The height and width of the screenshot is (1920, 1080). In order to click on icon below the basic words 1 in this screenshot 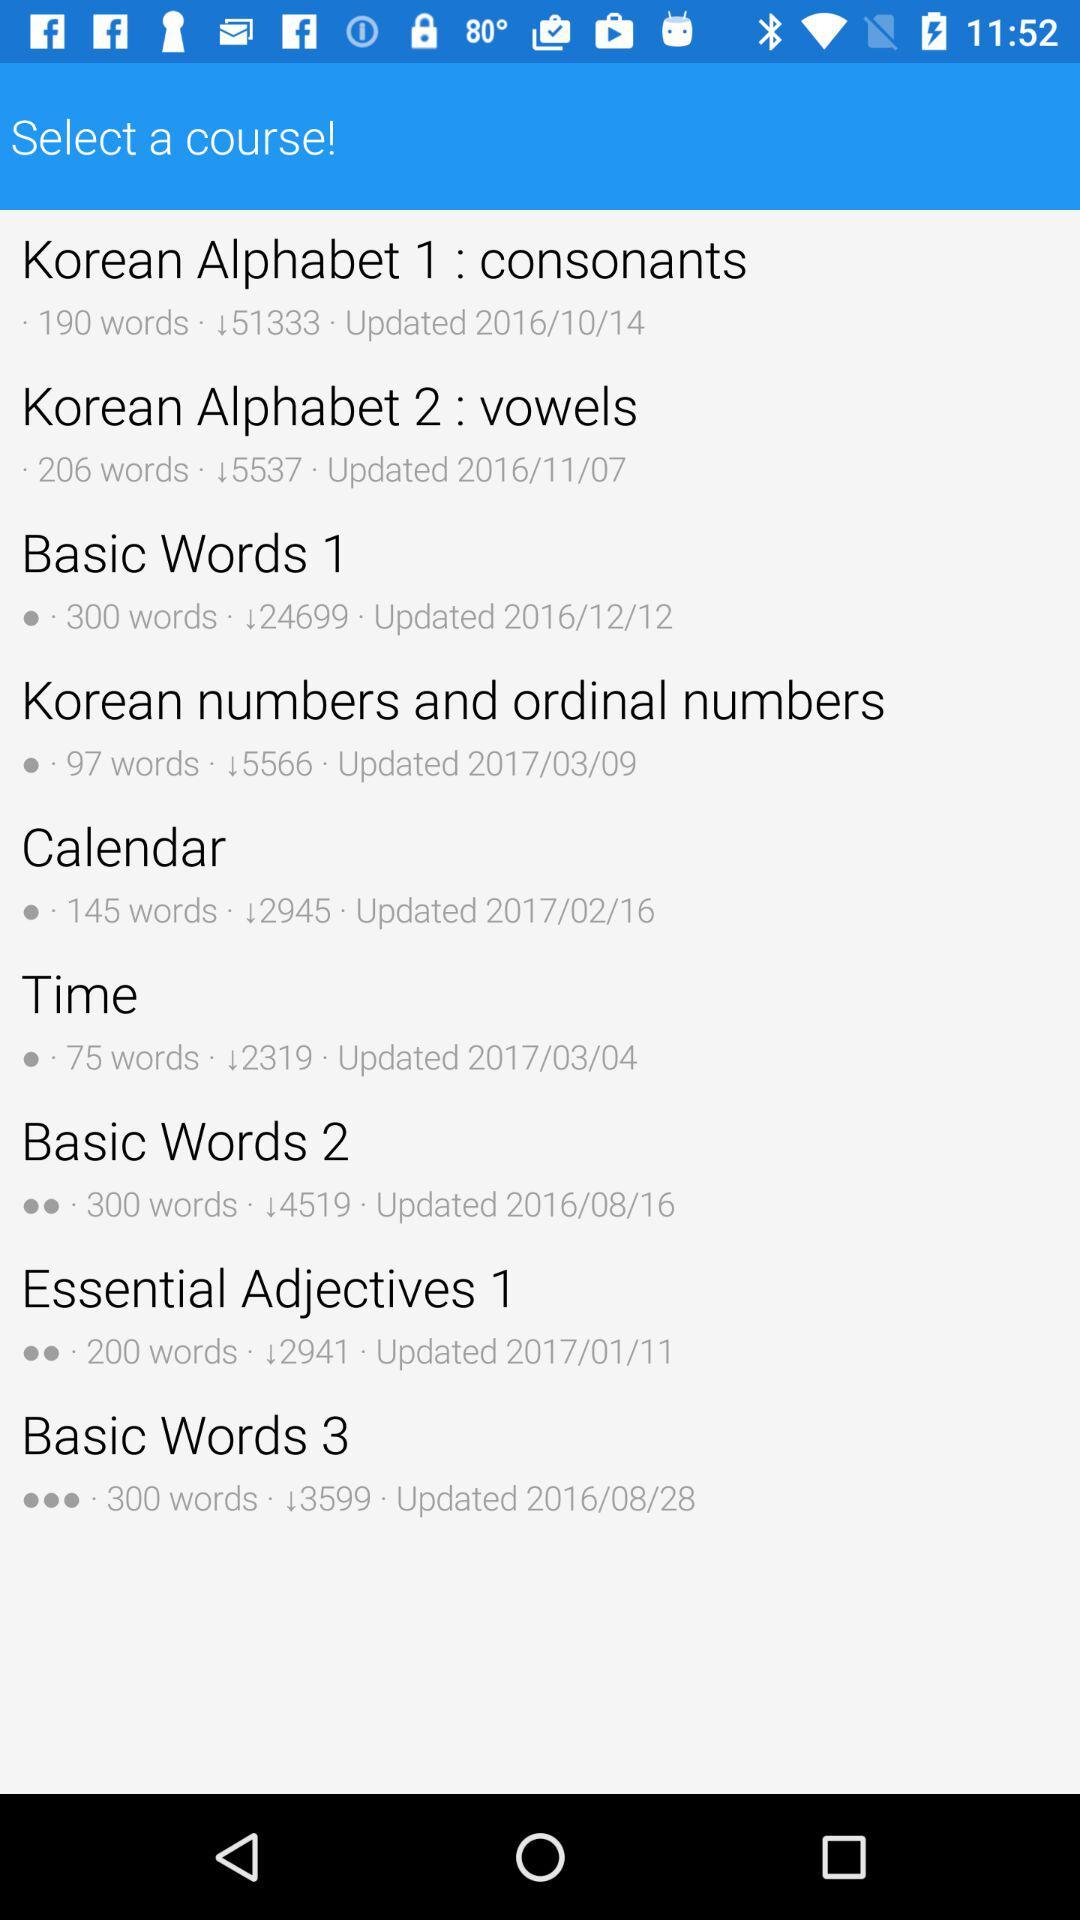, I will do `click(540, 723)`.